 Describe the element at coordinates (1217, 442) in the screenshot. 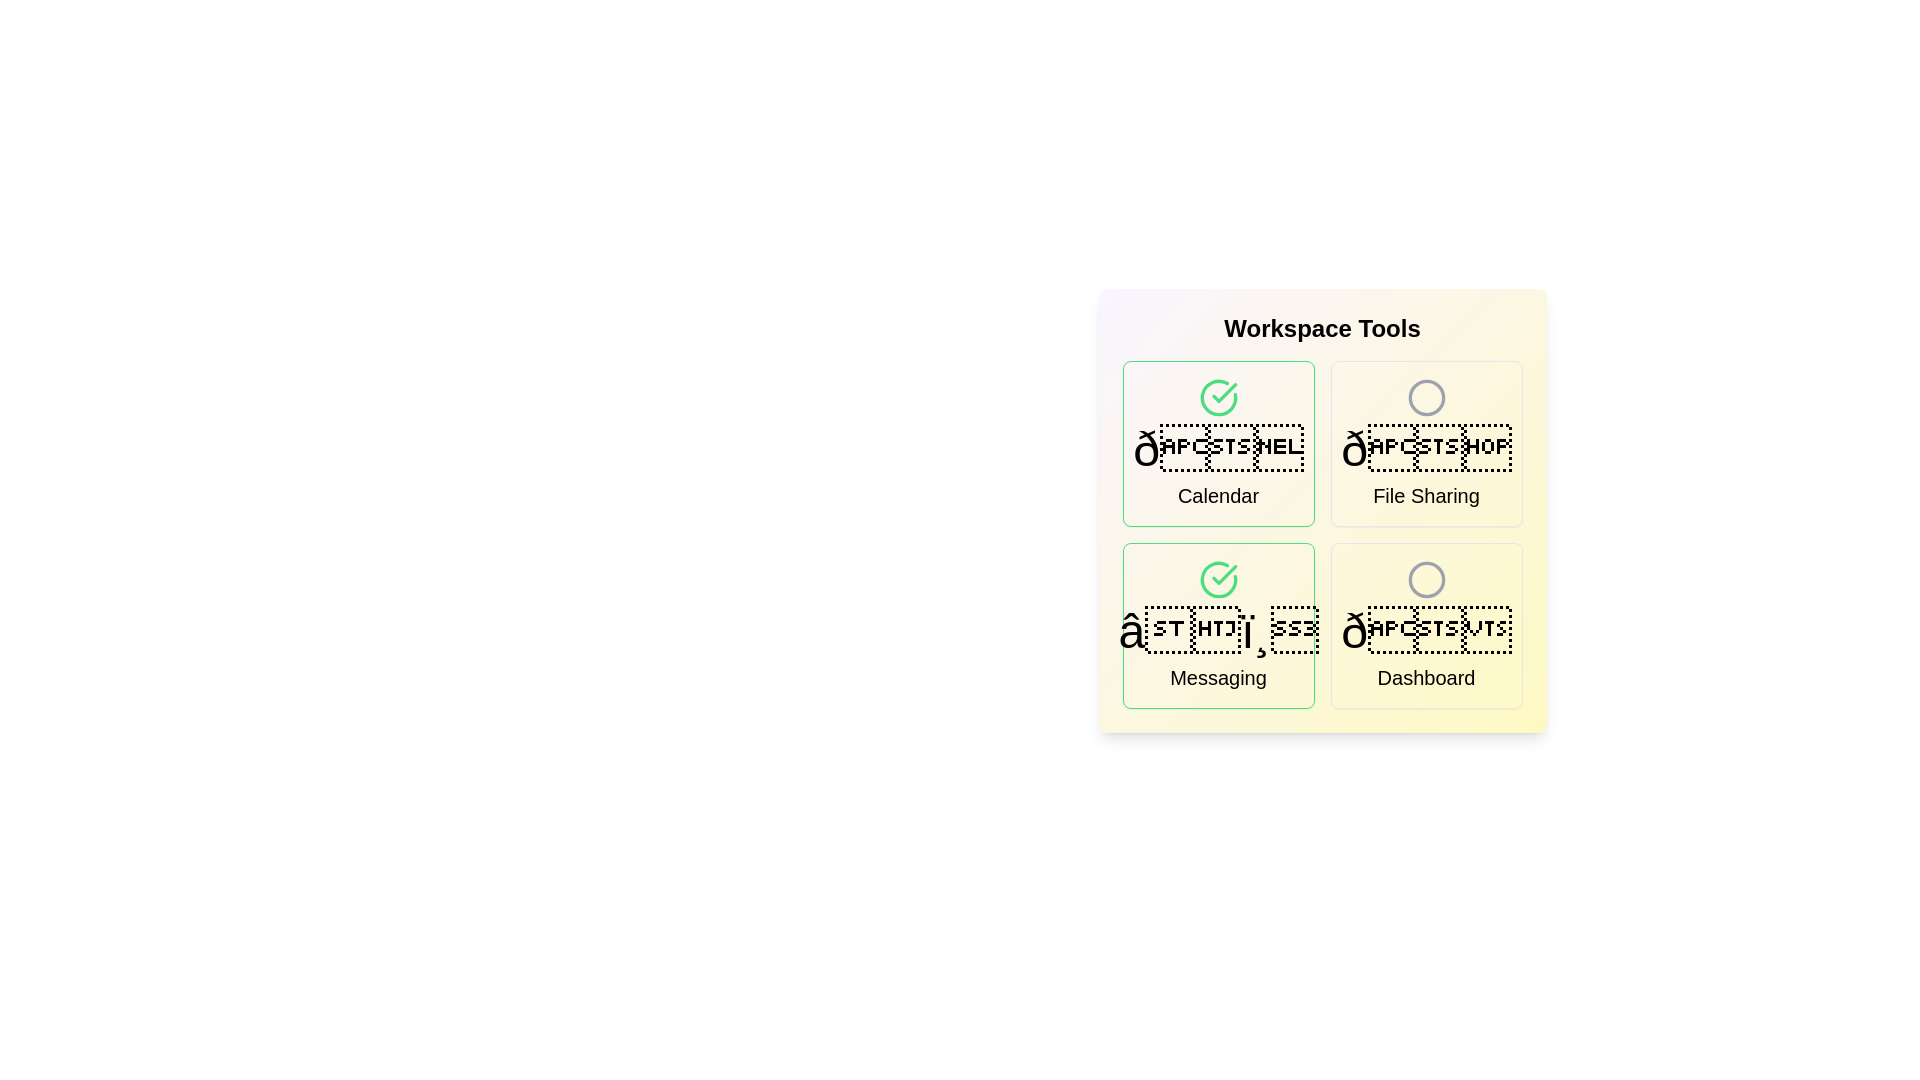

I see `the Calendar button to observe its hover effect` at that location.